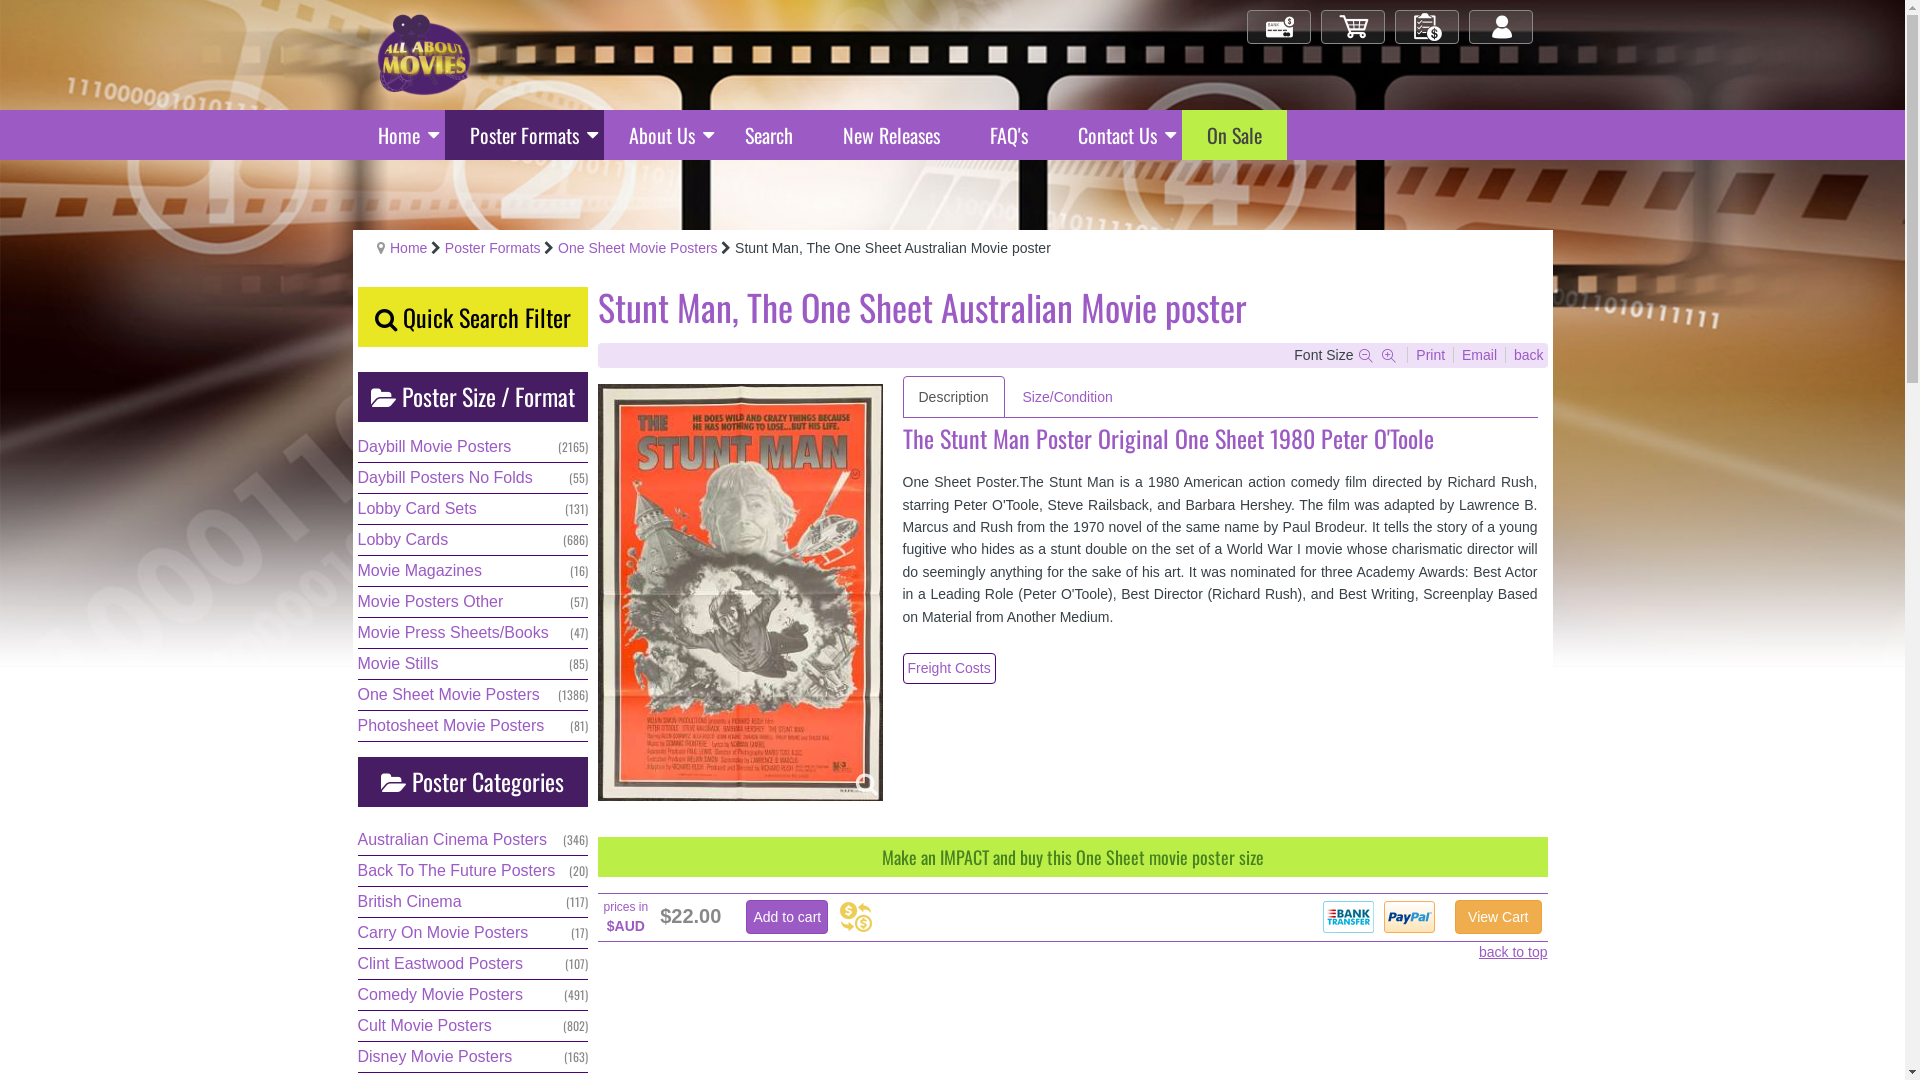  Describe the element at coordinates (739, 591) in the screenshot. I see `'Click for Higher Resolution image'` at that location.